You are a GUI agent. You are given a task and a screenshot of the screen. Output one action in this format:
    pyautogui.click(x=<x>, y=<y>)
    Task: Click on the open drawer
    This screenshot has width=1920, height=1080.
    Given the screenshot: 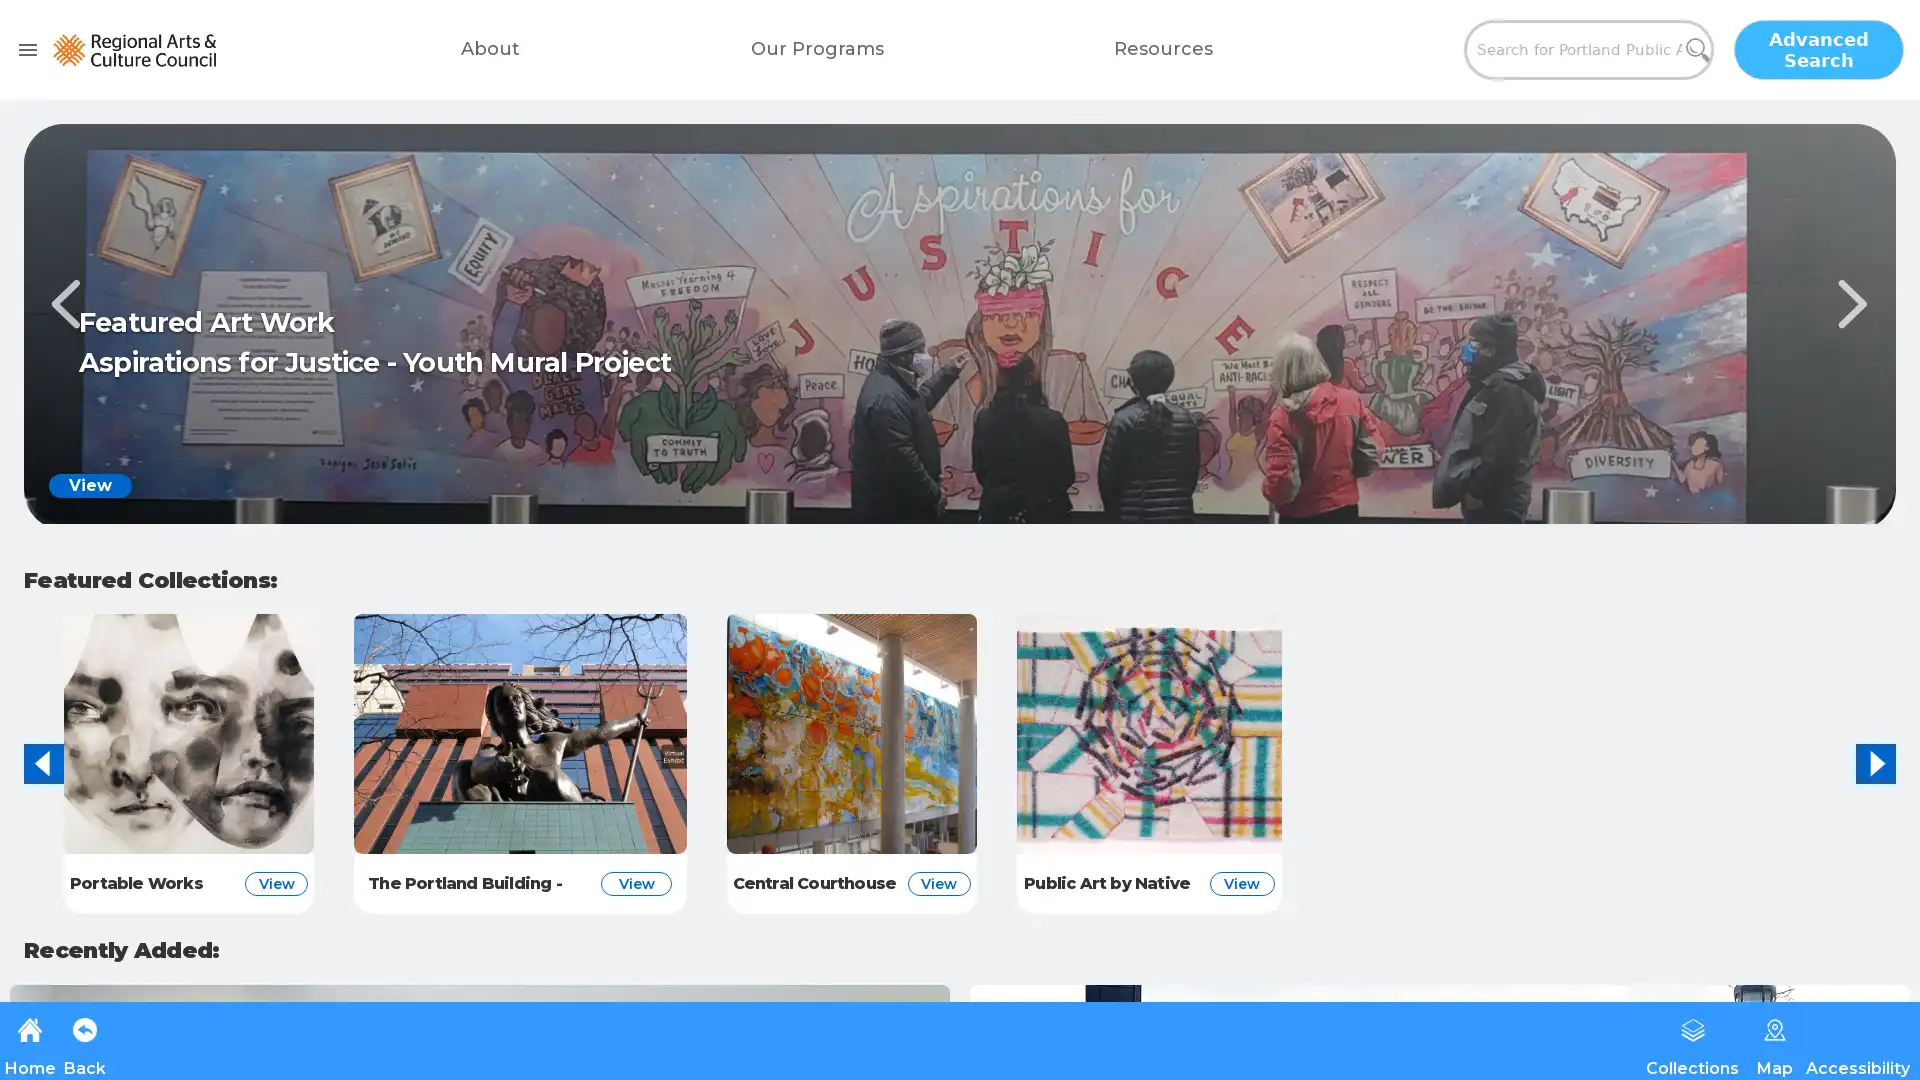 What is the action you would take?
    pyautogui.click(x=28, y=49)
    